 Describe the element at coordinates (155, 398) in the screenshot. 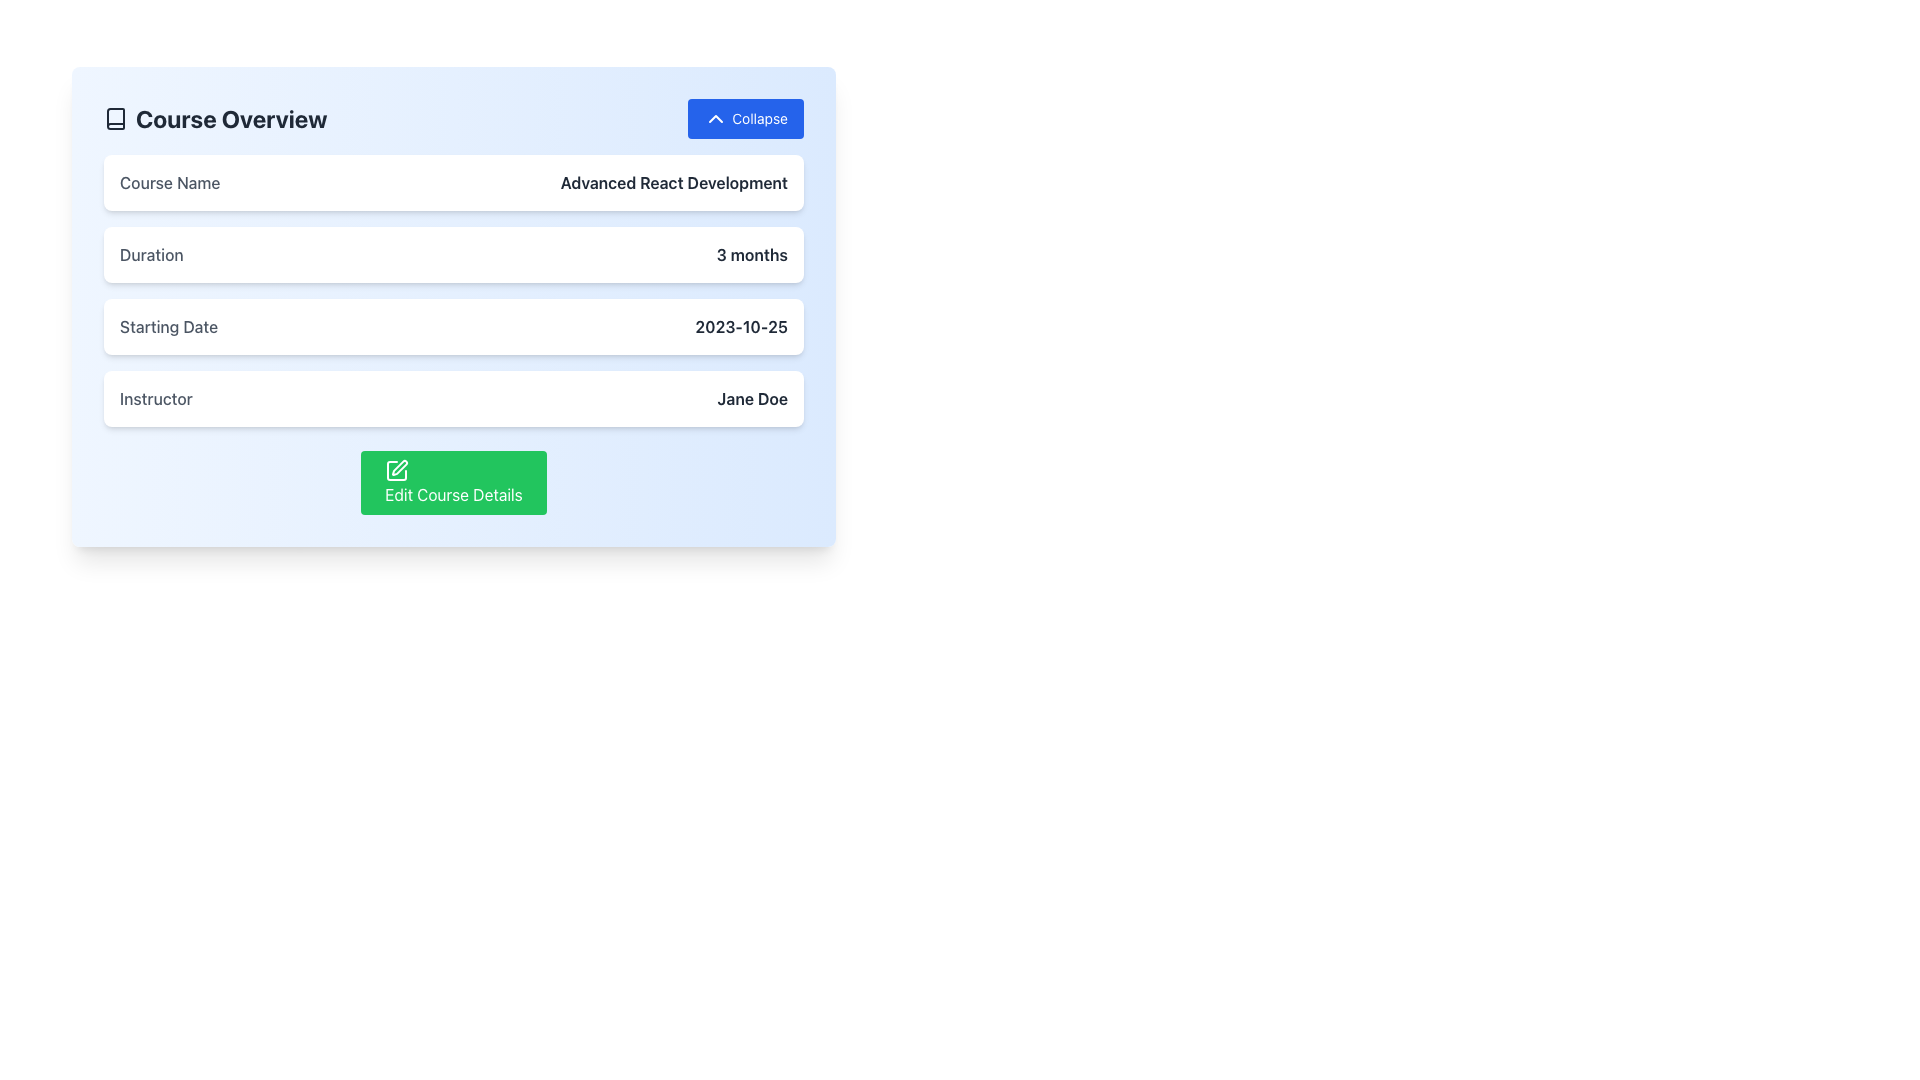

I see `the static text label 'Instructor' located at the bottom left of the 'Course Overview' card, indicating the instructor of the course` at that location.